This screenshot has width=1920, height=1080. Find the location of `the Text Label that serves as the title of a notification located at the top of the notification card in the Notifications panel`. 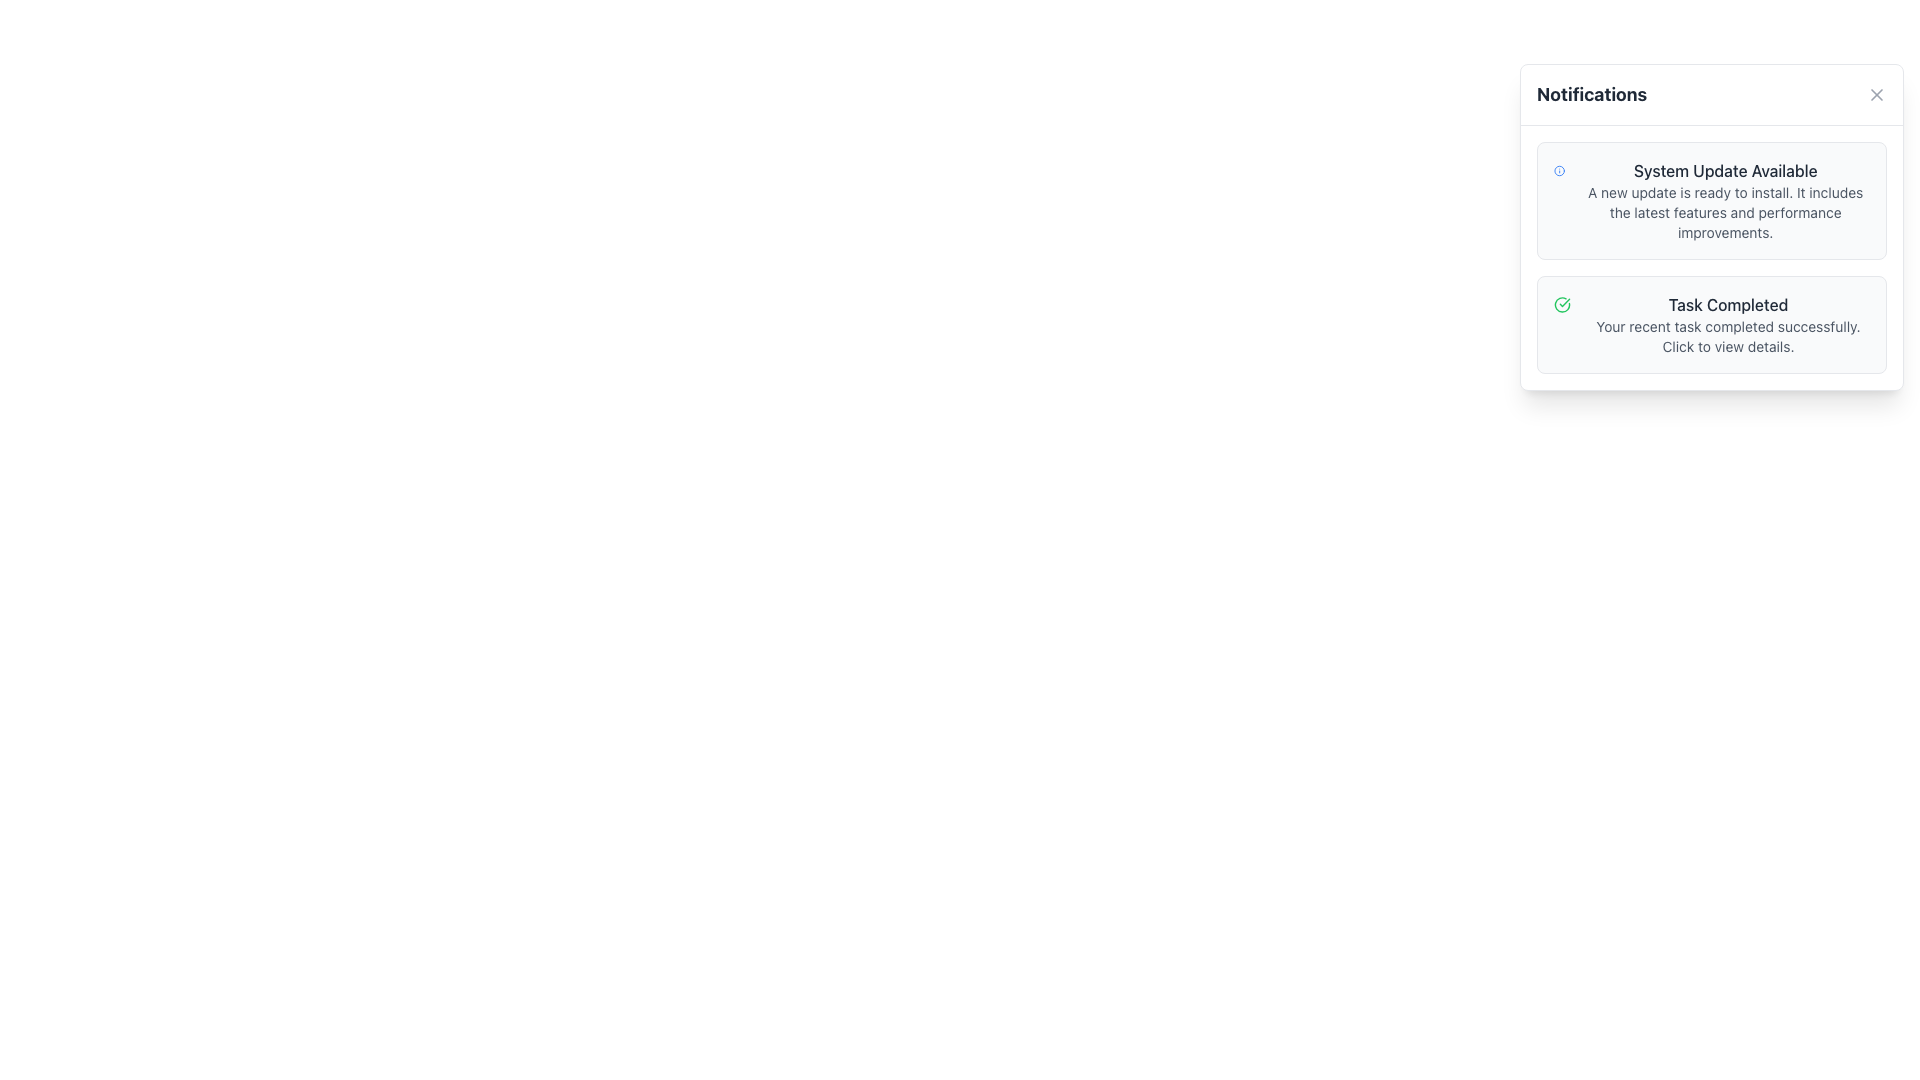

the Text Label that serves as the title of a notification located at the top of the notification card in the Notifications panel is located at coordinates (1724, 169).